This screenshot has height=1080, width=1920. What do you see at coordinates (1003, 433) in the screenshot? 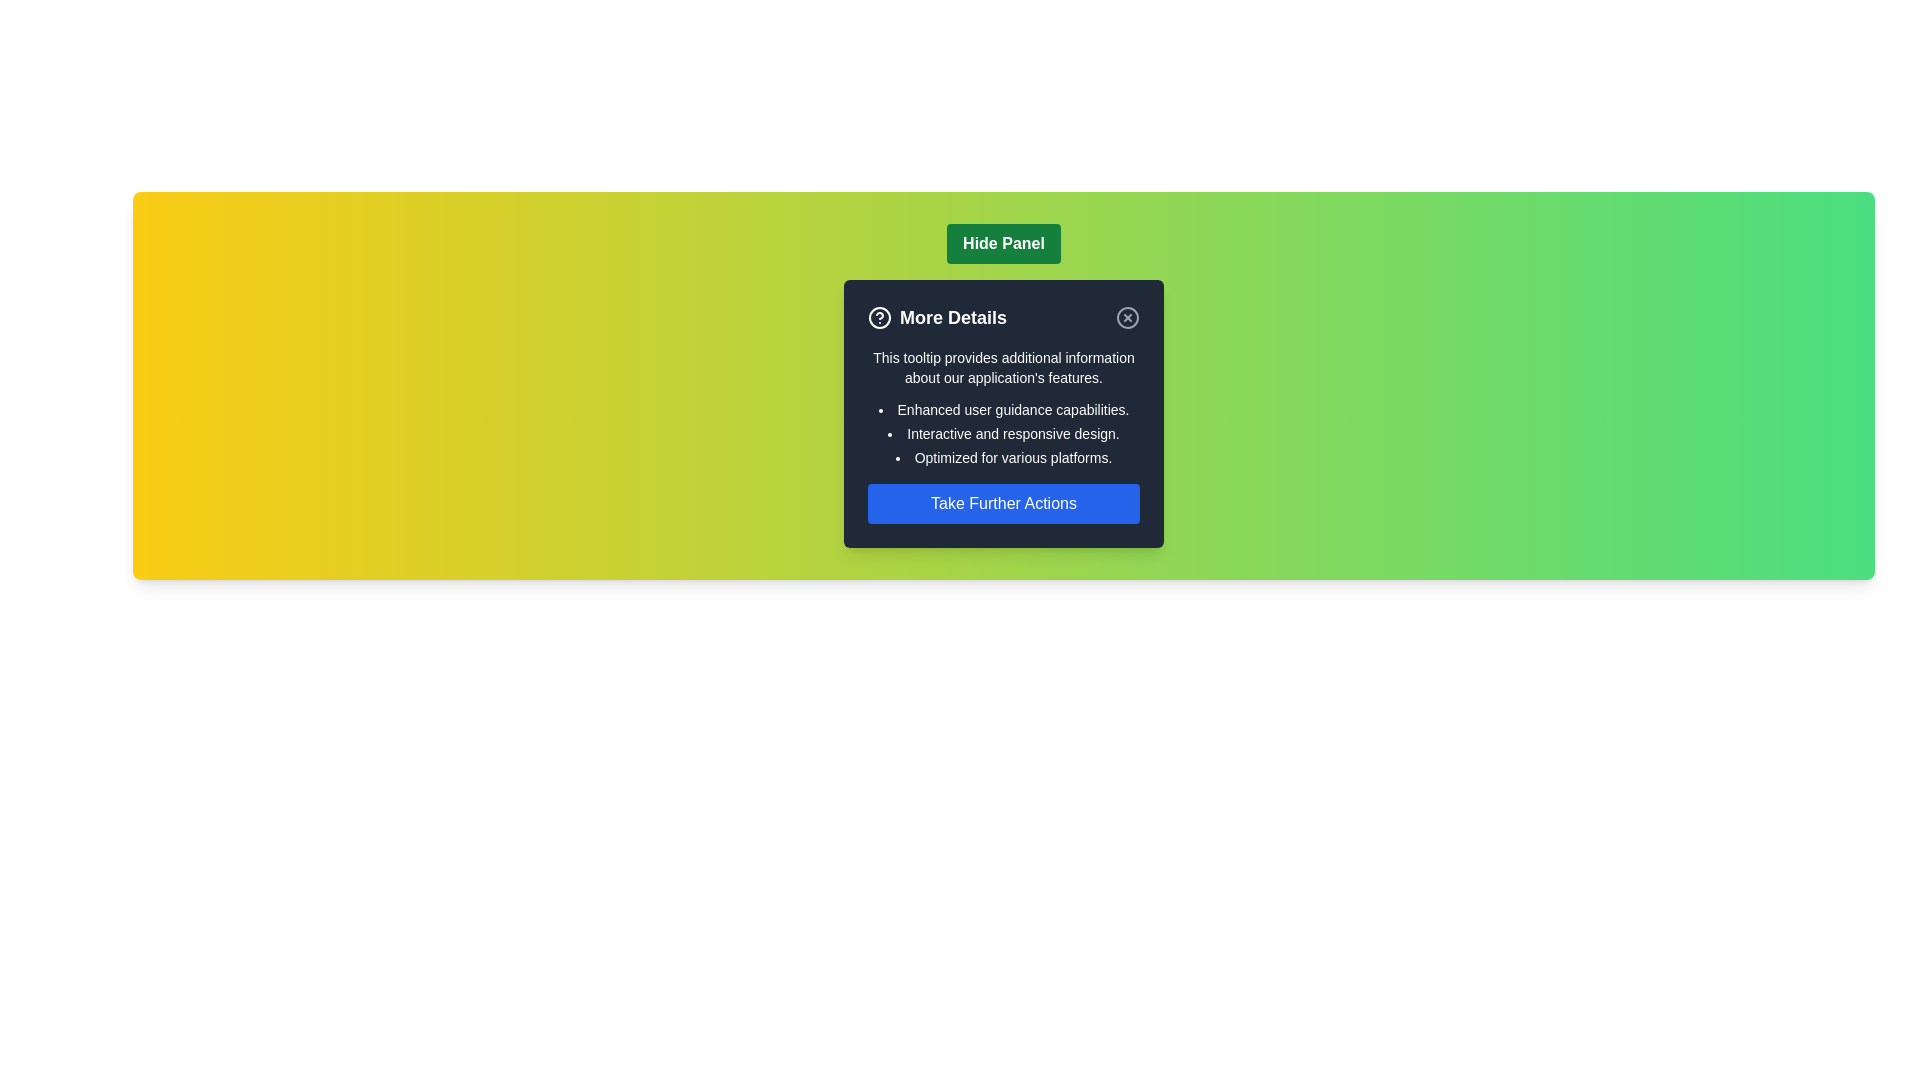
I see `the second bulleted list item containing the text 'Interactive and responsive design.'` at bounding box center [1003, 433].